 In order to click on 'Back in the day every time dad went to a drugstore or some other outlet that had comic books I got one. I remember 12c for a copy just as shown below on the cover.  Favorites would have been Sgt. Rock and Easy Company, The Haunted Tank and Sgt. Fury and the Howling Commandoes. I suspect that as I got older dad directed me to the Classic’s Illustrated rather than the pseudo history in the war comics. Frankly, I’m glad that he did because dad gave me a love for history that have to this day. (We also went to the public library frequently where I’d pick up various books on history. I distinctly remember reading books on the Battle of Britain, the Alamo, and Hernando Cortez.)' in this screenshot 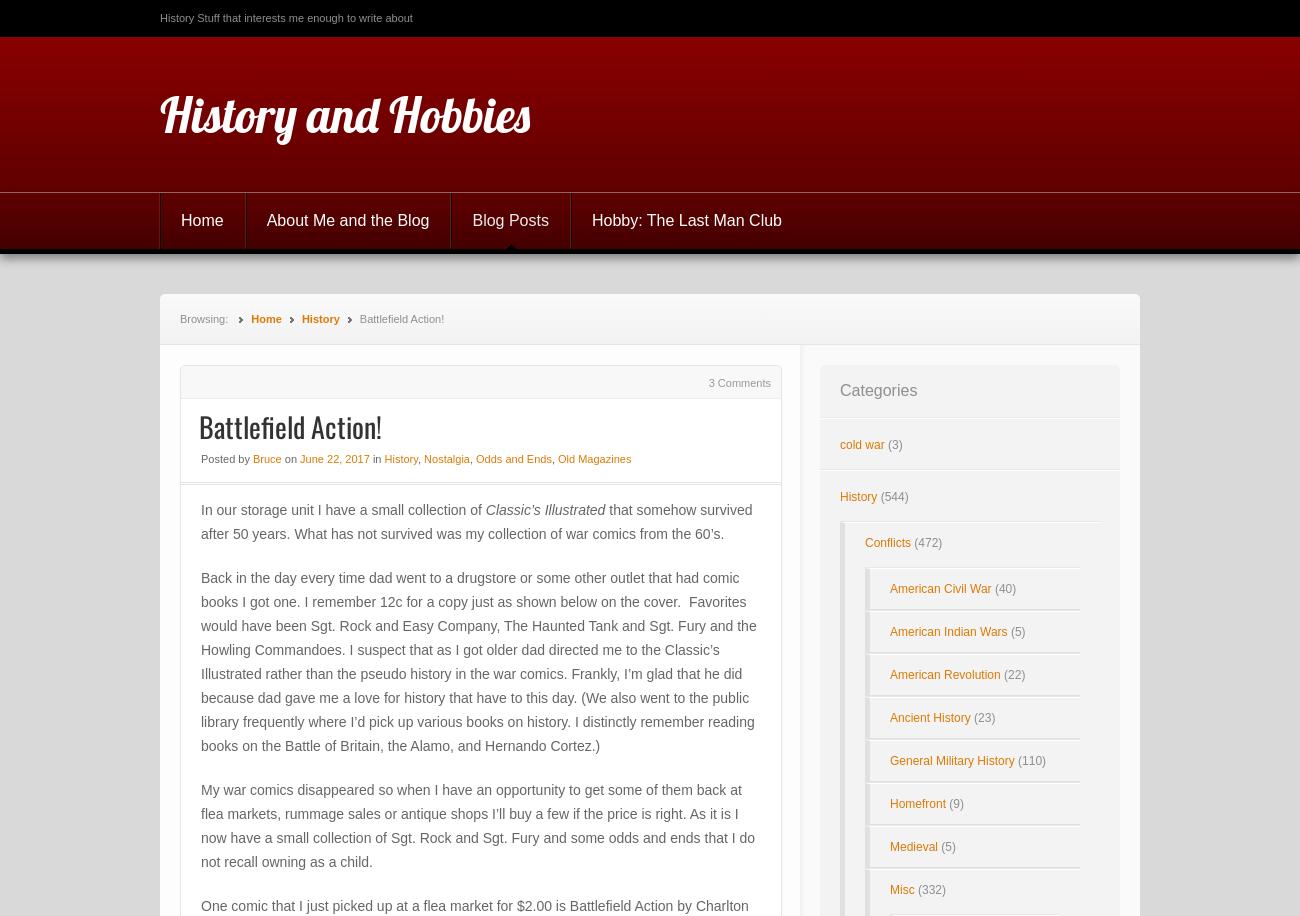, I will do `click(477, 660)`.